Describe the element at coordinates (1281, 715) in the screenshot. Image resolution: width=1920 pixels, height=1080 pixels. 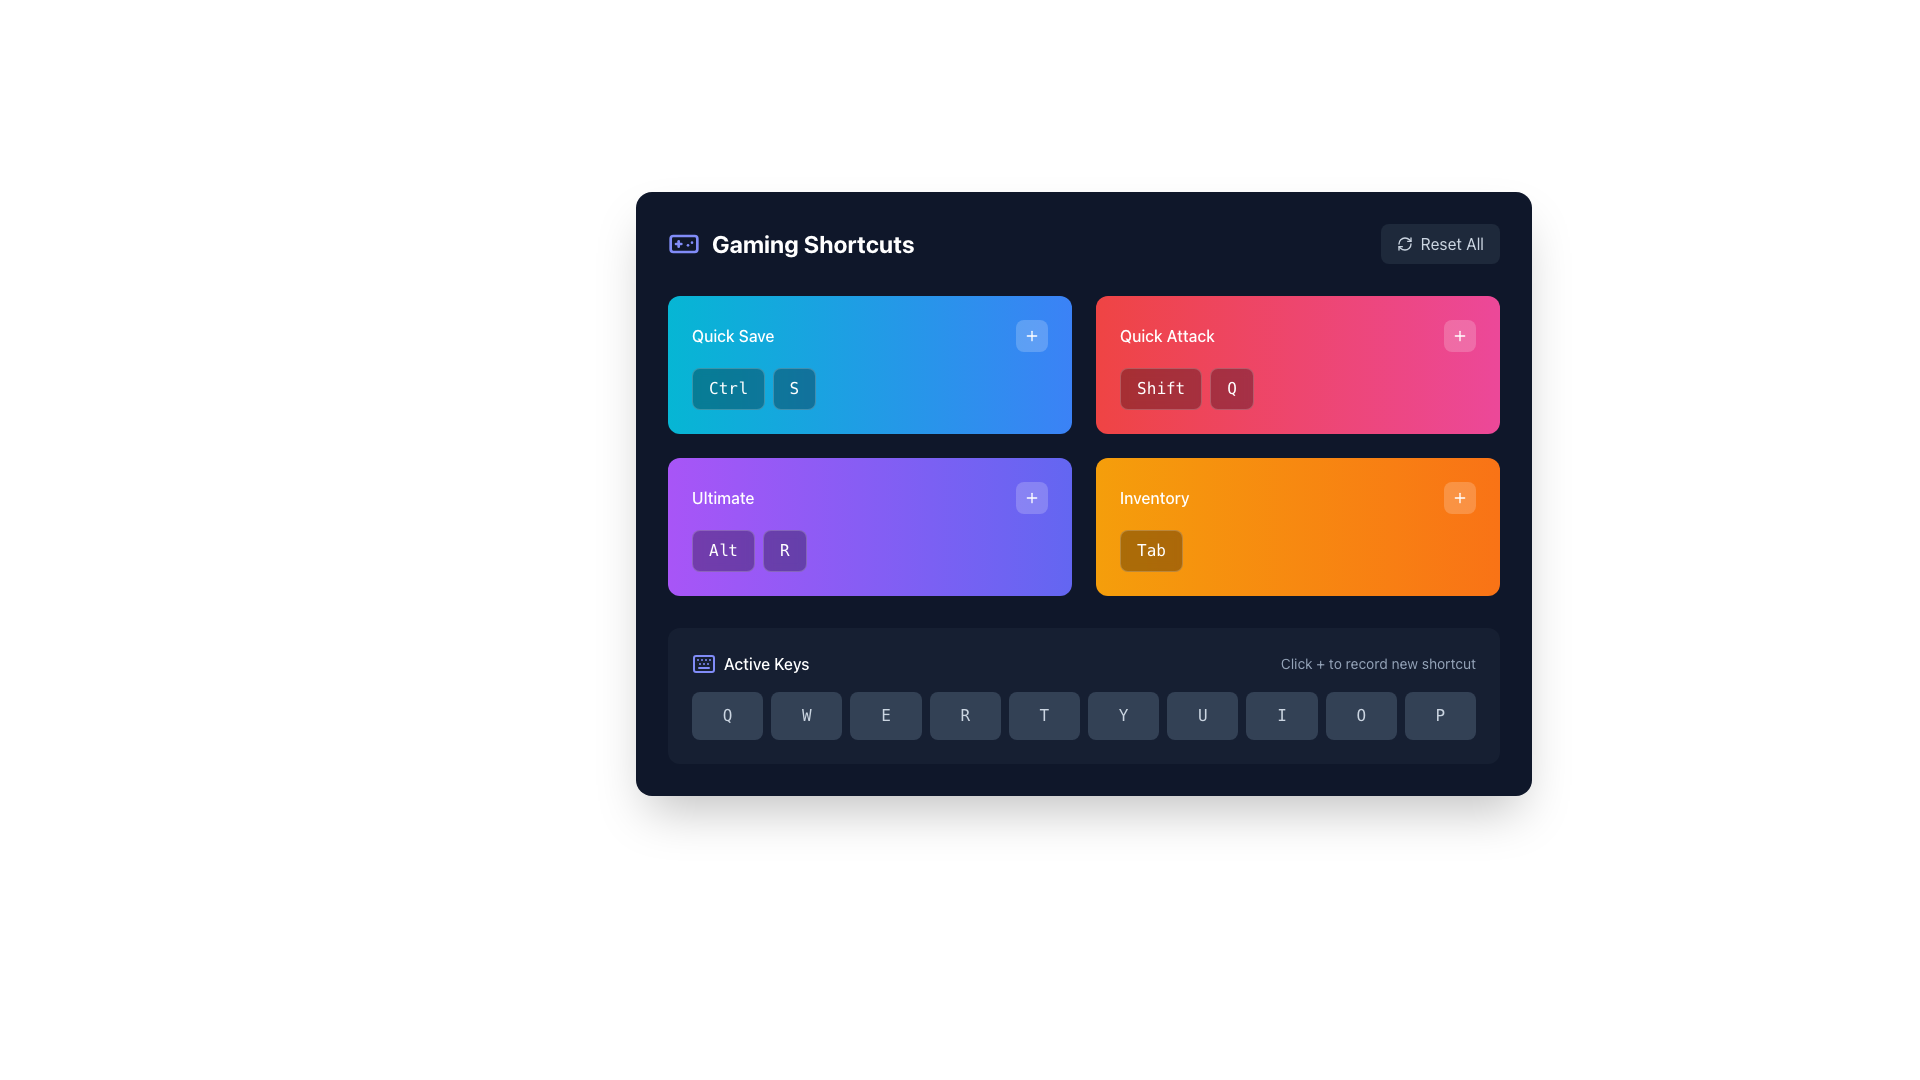
I see `the 'I' button, which has a dark slate background and is part of a horizontal grid layout at the bottom of the interface, to trigger its associated functionality` at that location.